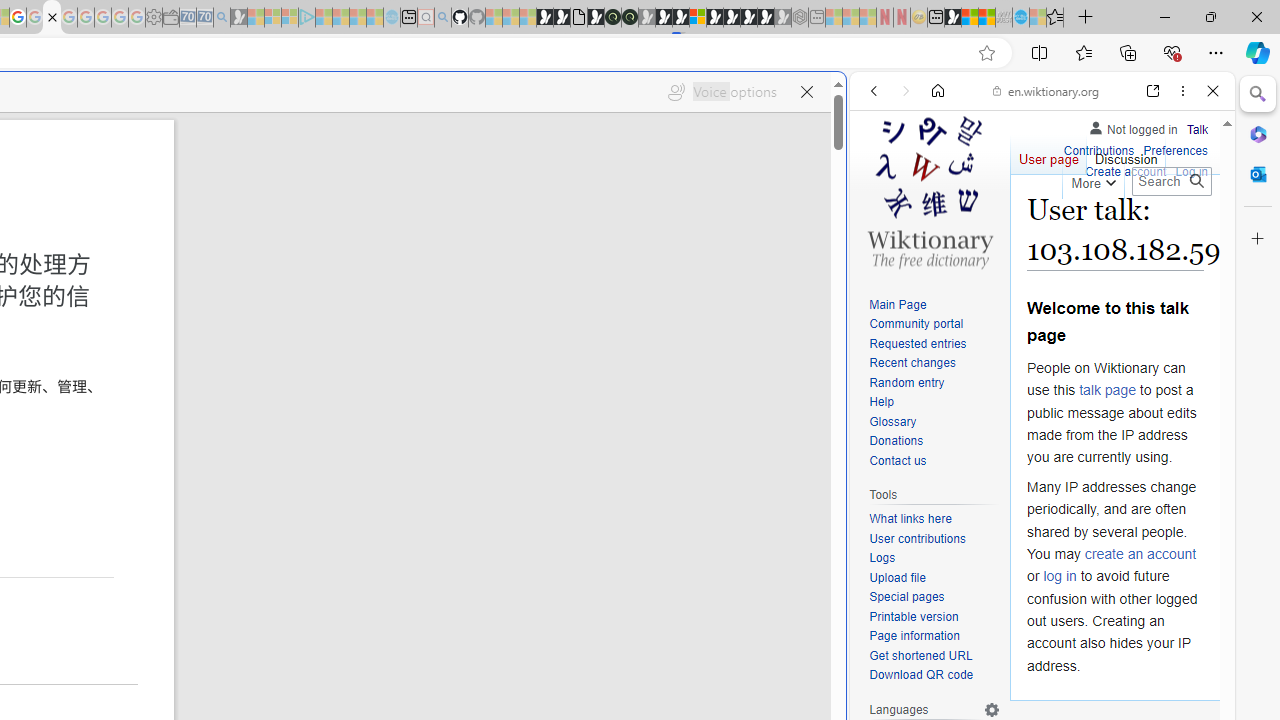 The width and height of the screenshot is (1280, 720). Describe the element at coordinates (992, 708) in the screenshot. I see `'Language settings'` at that location.